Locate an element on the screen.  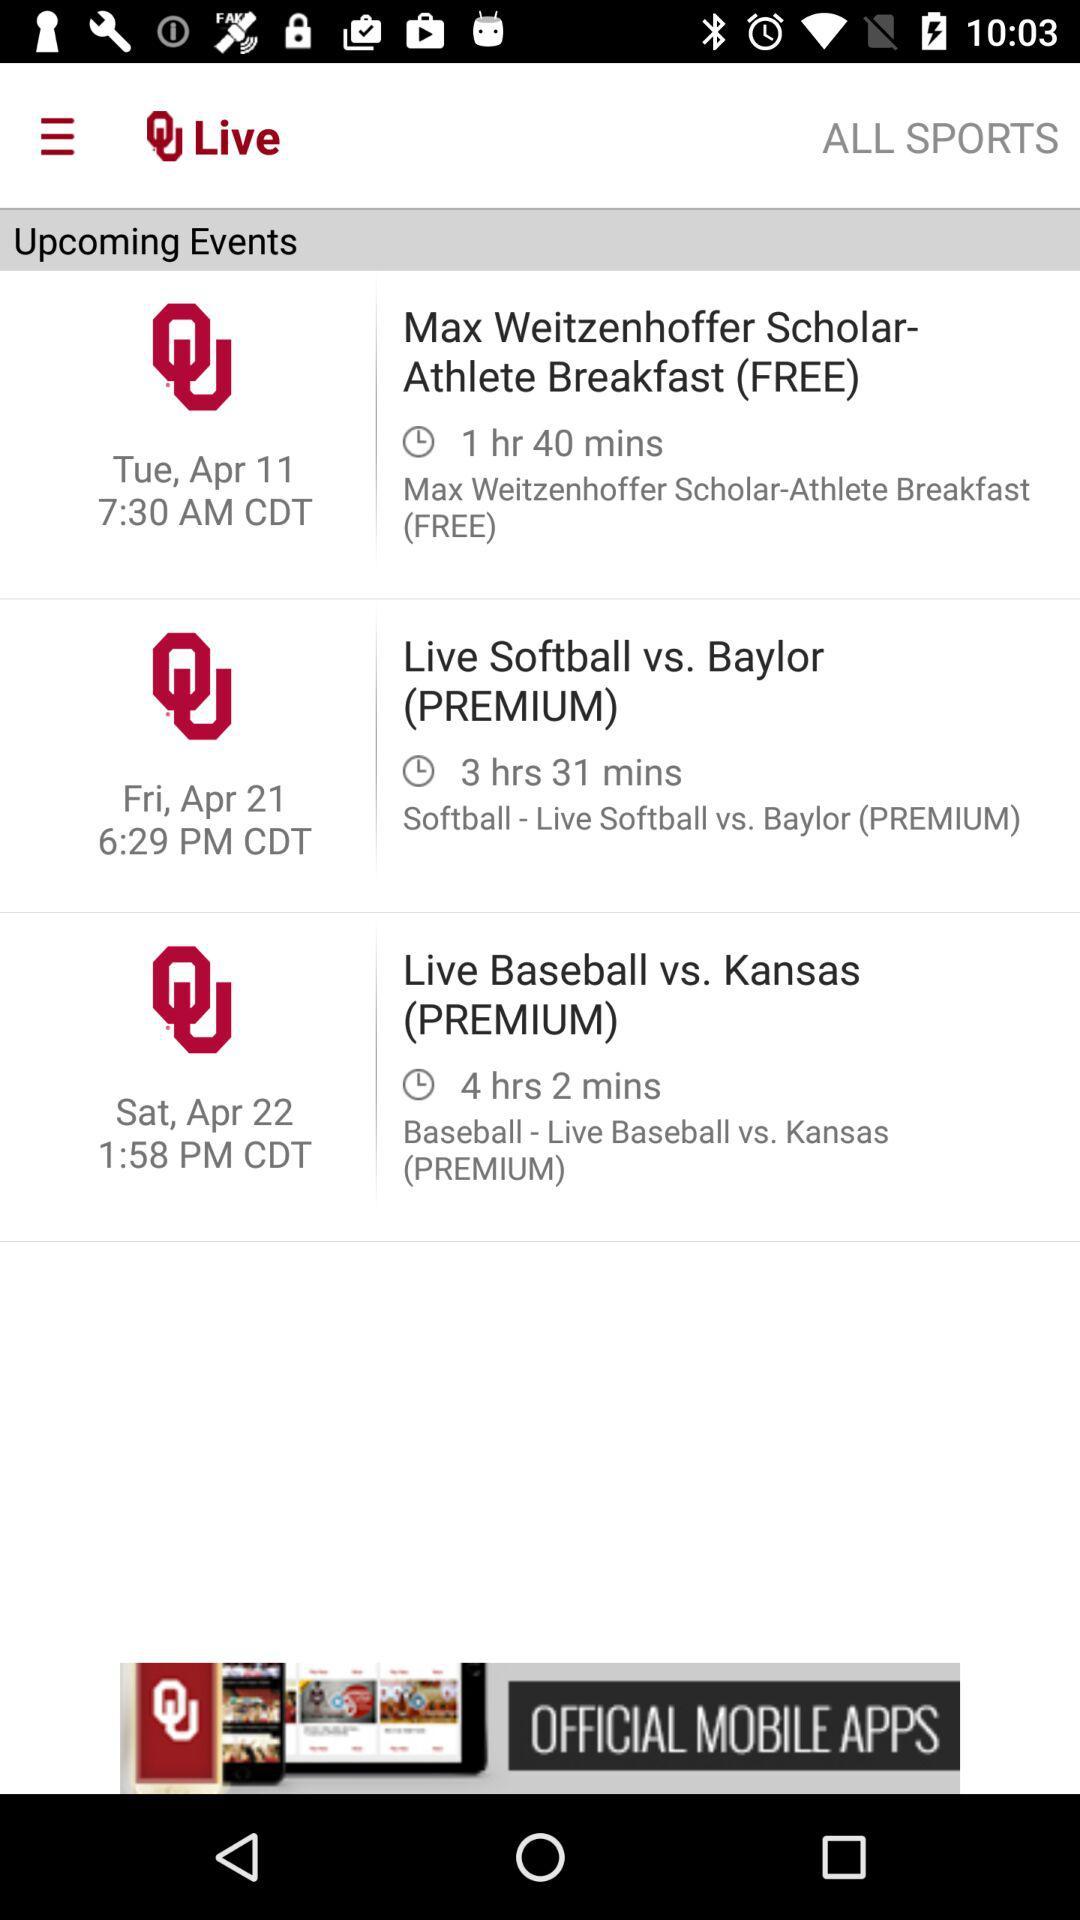
button at top right is located at coordinates (940, 136).